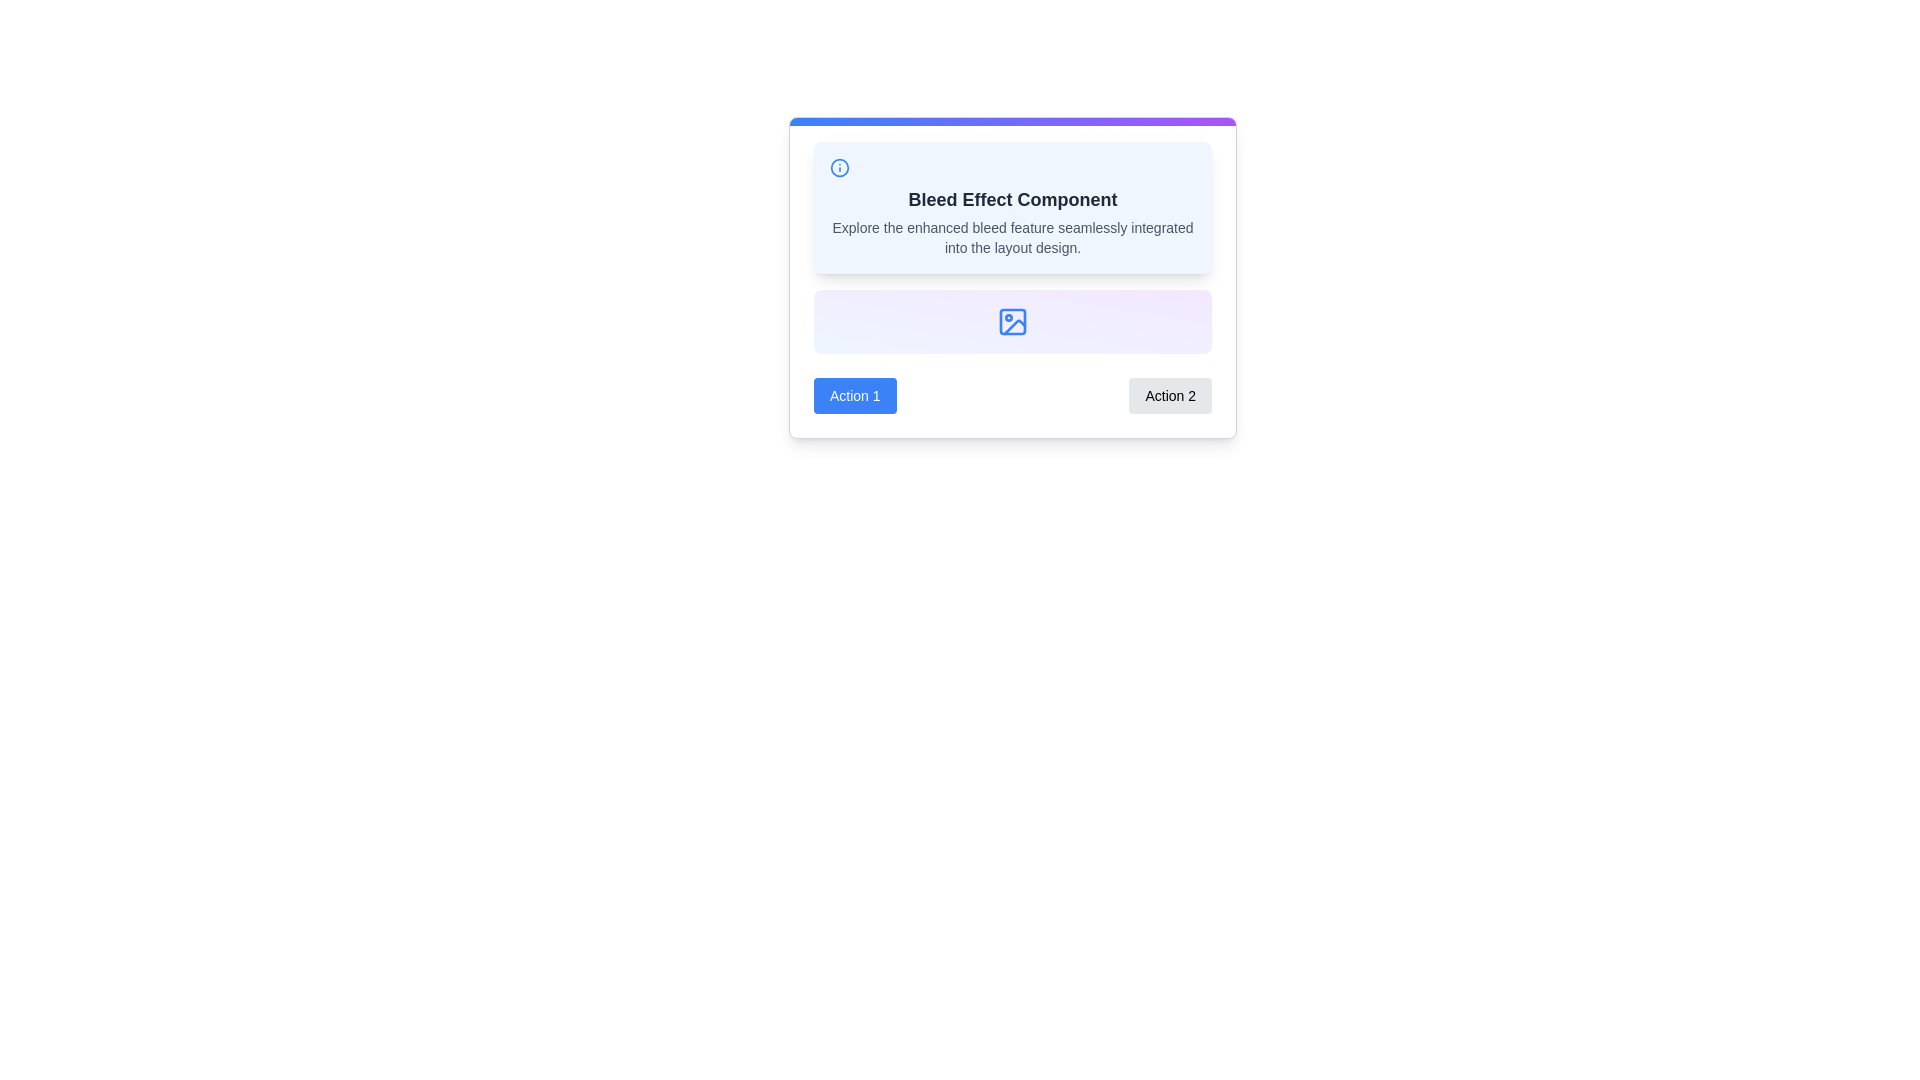  What do you see at coordinates (840, 167) in the screenshot?
I see `the blue circular icon with an outlined style located at the top-left corner of the card above the title text 'Bleed Effect Component'` at bounding box center [840, 167].